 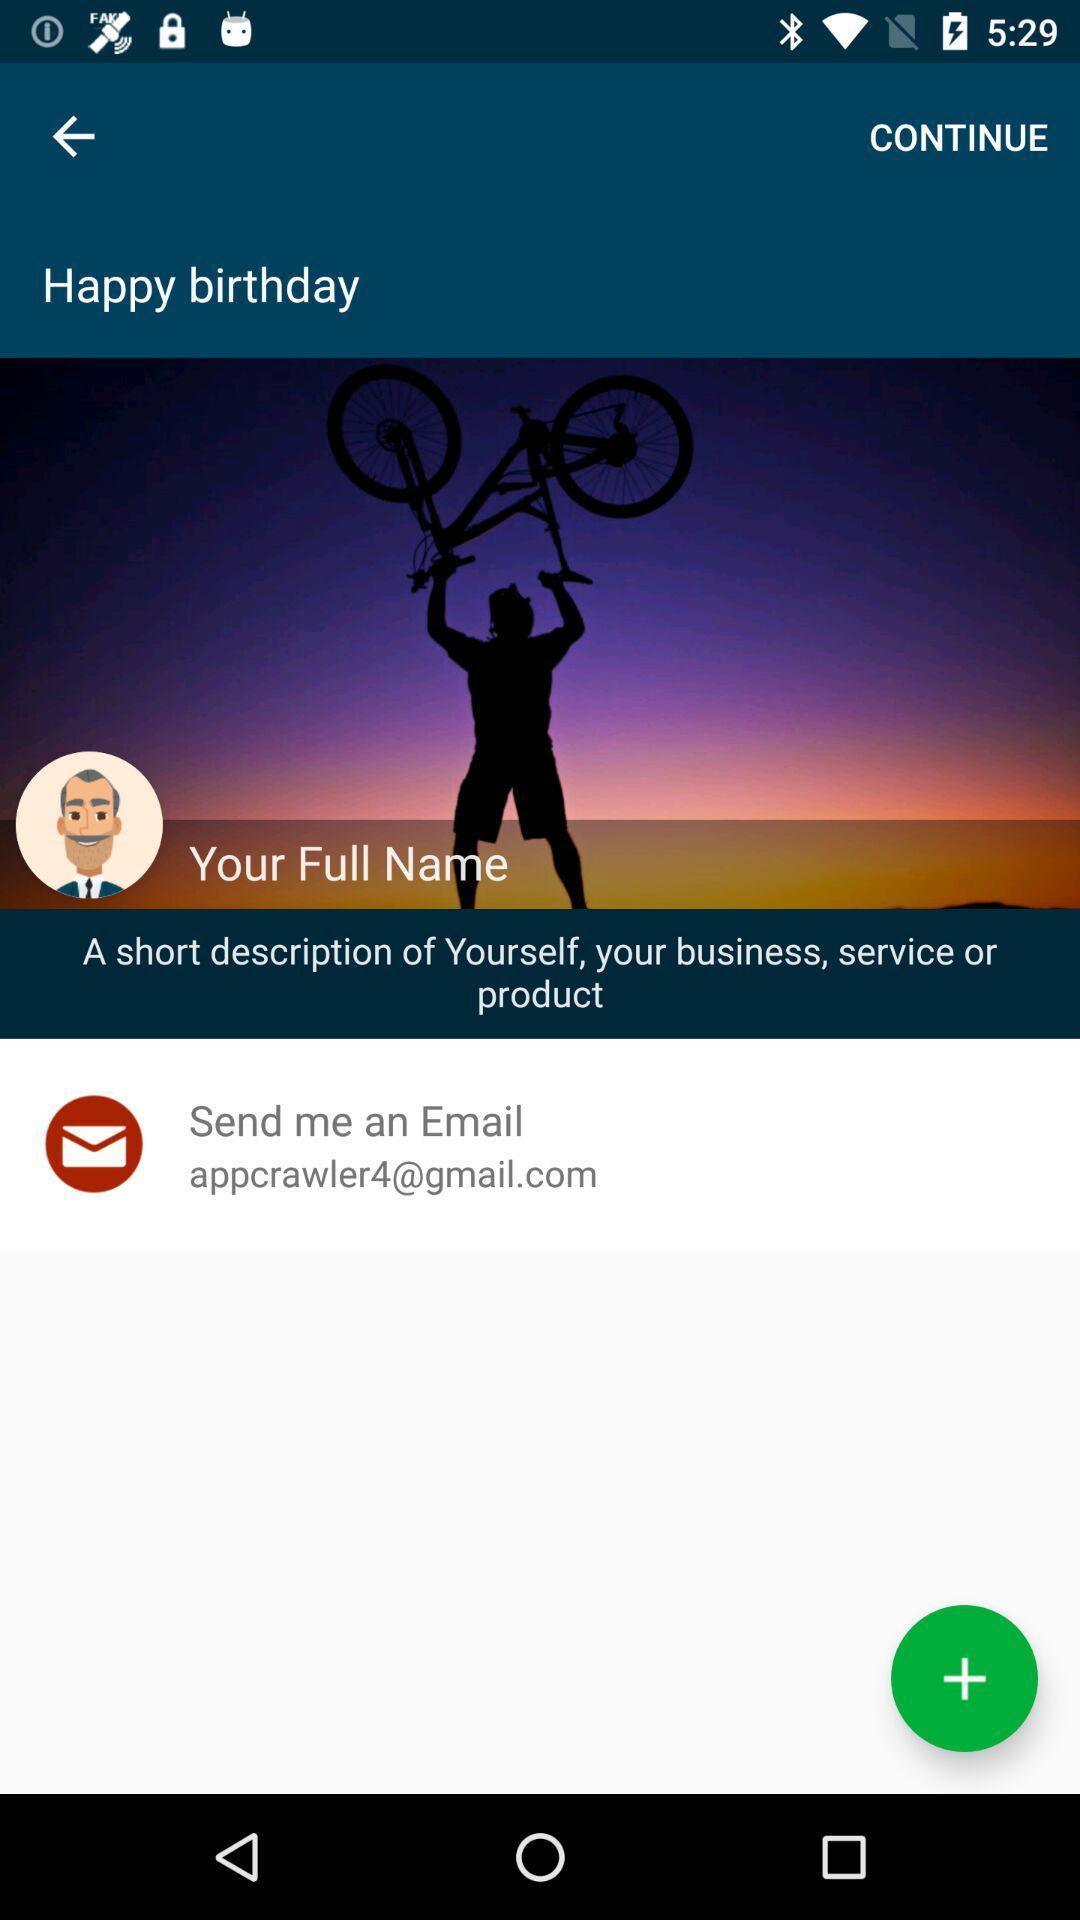 What do you see at coordinates (623, 862) in the screenshot?
I see `the icon above a short description icon` at bounding box center [623, 862].